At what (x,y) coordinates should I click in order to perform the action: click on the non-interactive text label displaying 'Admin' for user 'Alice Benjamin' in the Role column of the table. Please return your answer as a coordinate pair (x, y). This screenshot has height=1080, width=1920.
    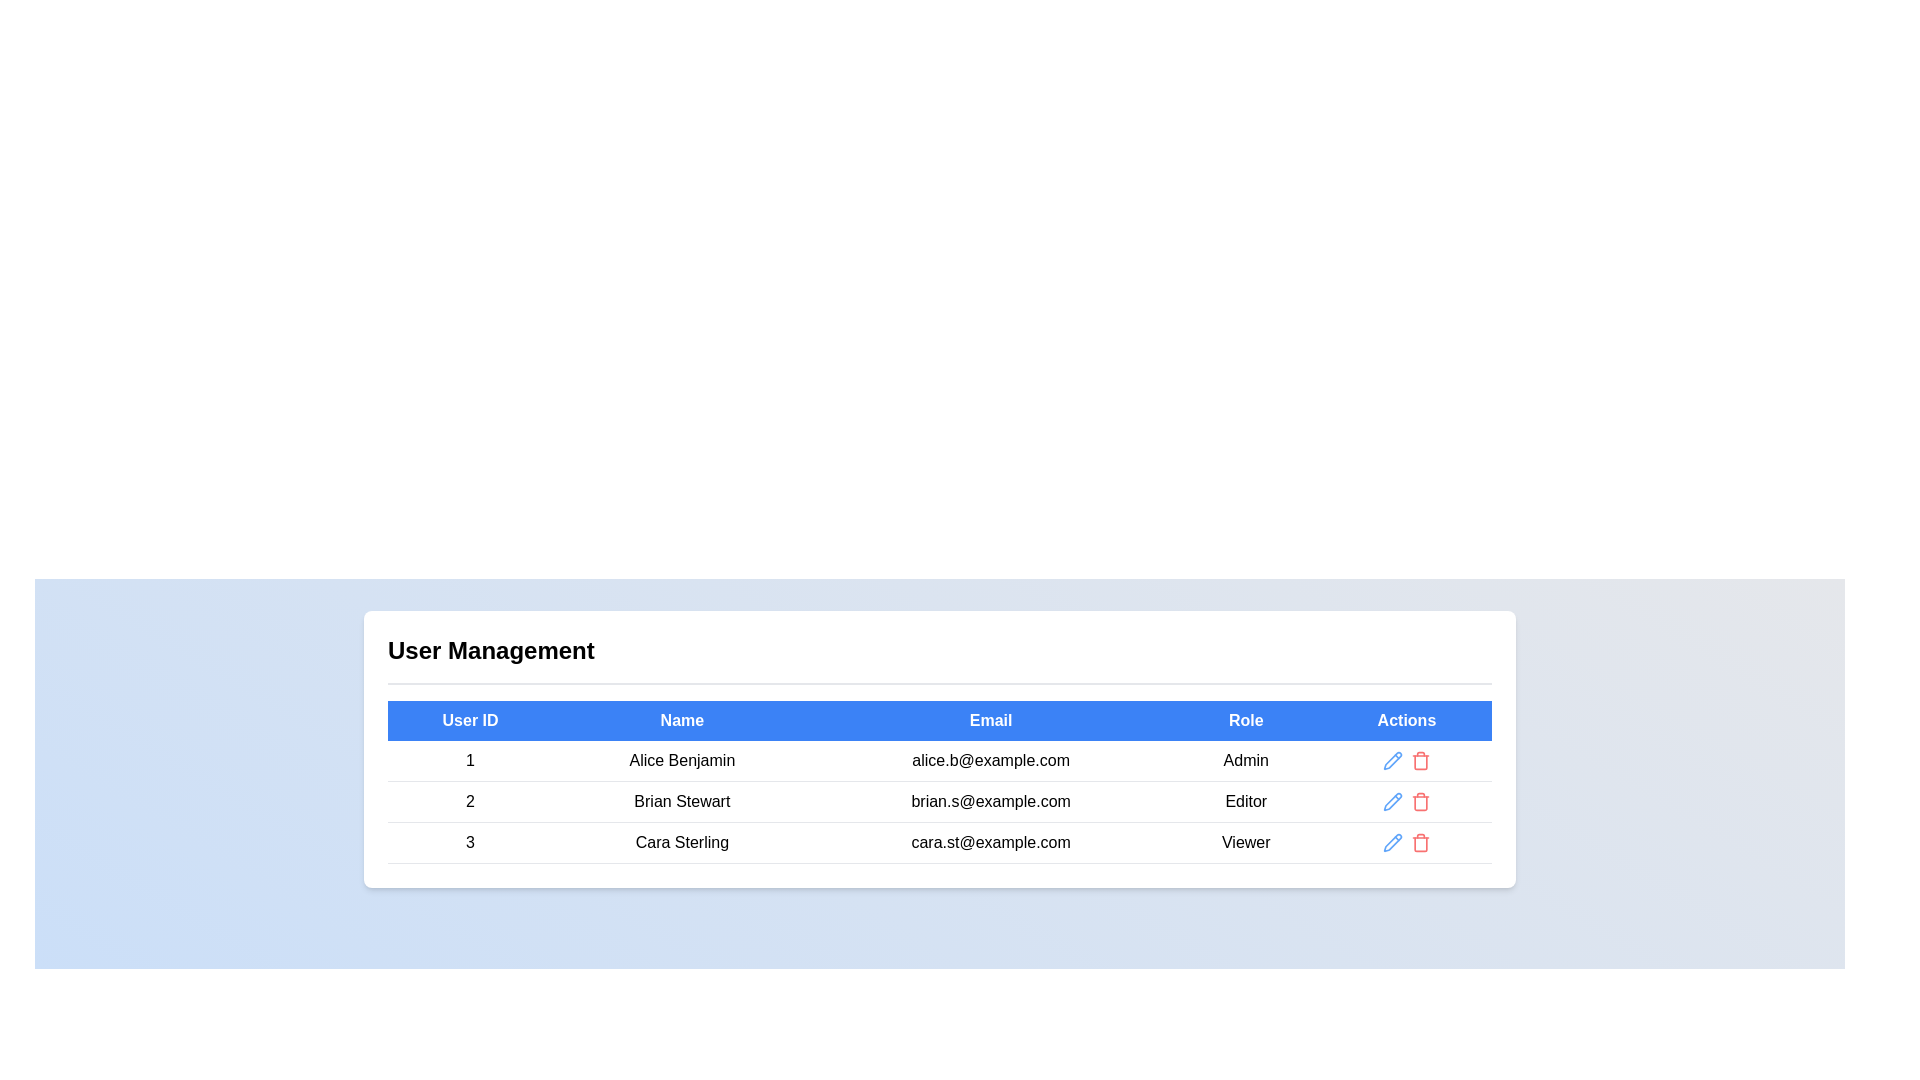
    Looking at the image, I should click on (1245, 761).